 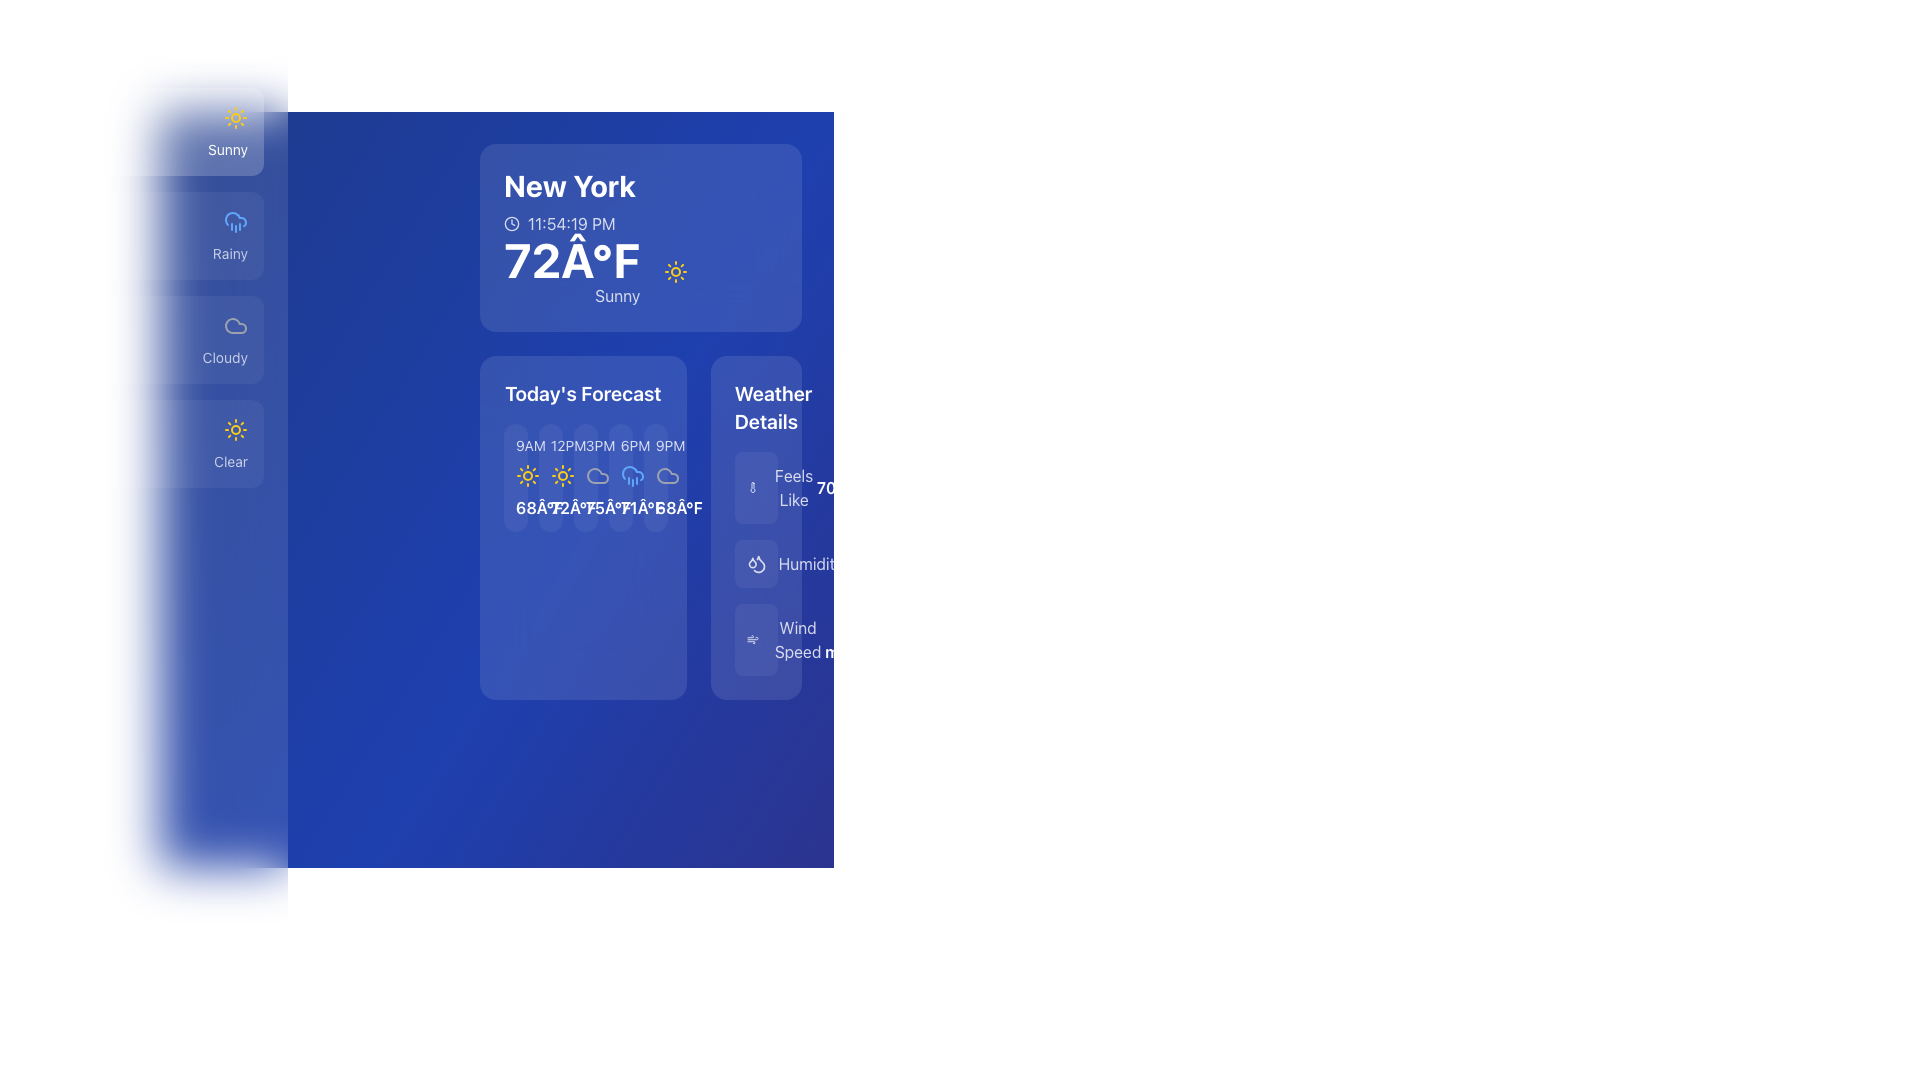 What do you see at coordinates (584, 478) in the screenshot?
I see `the informational text block displaying the weather forecast for 3PM with temperature 75°F and condition cloudy, located centrally in the 'Today's Forecast' section` at bounding box center [584, 478].